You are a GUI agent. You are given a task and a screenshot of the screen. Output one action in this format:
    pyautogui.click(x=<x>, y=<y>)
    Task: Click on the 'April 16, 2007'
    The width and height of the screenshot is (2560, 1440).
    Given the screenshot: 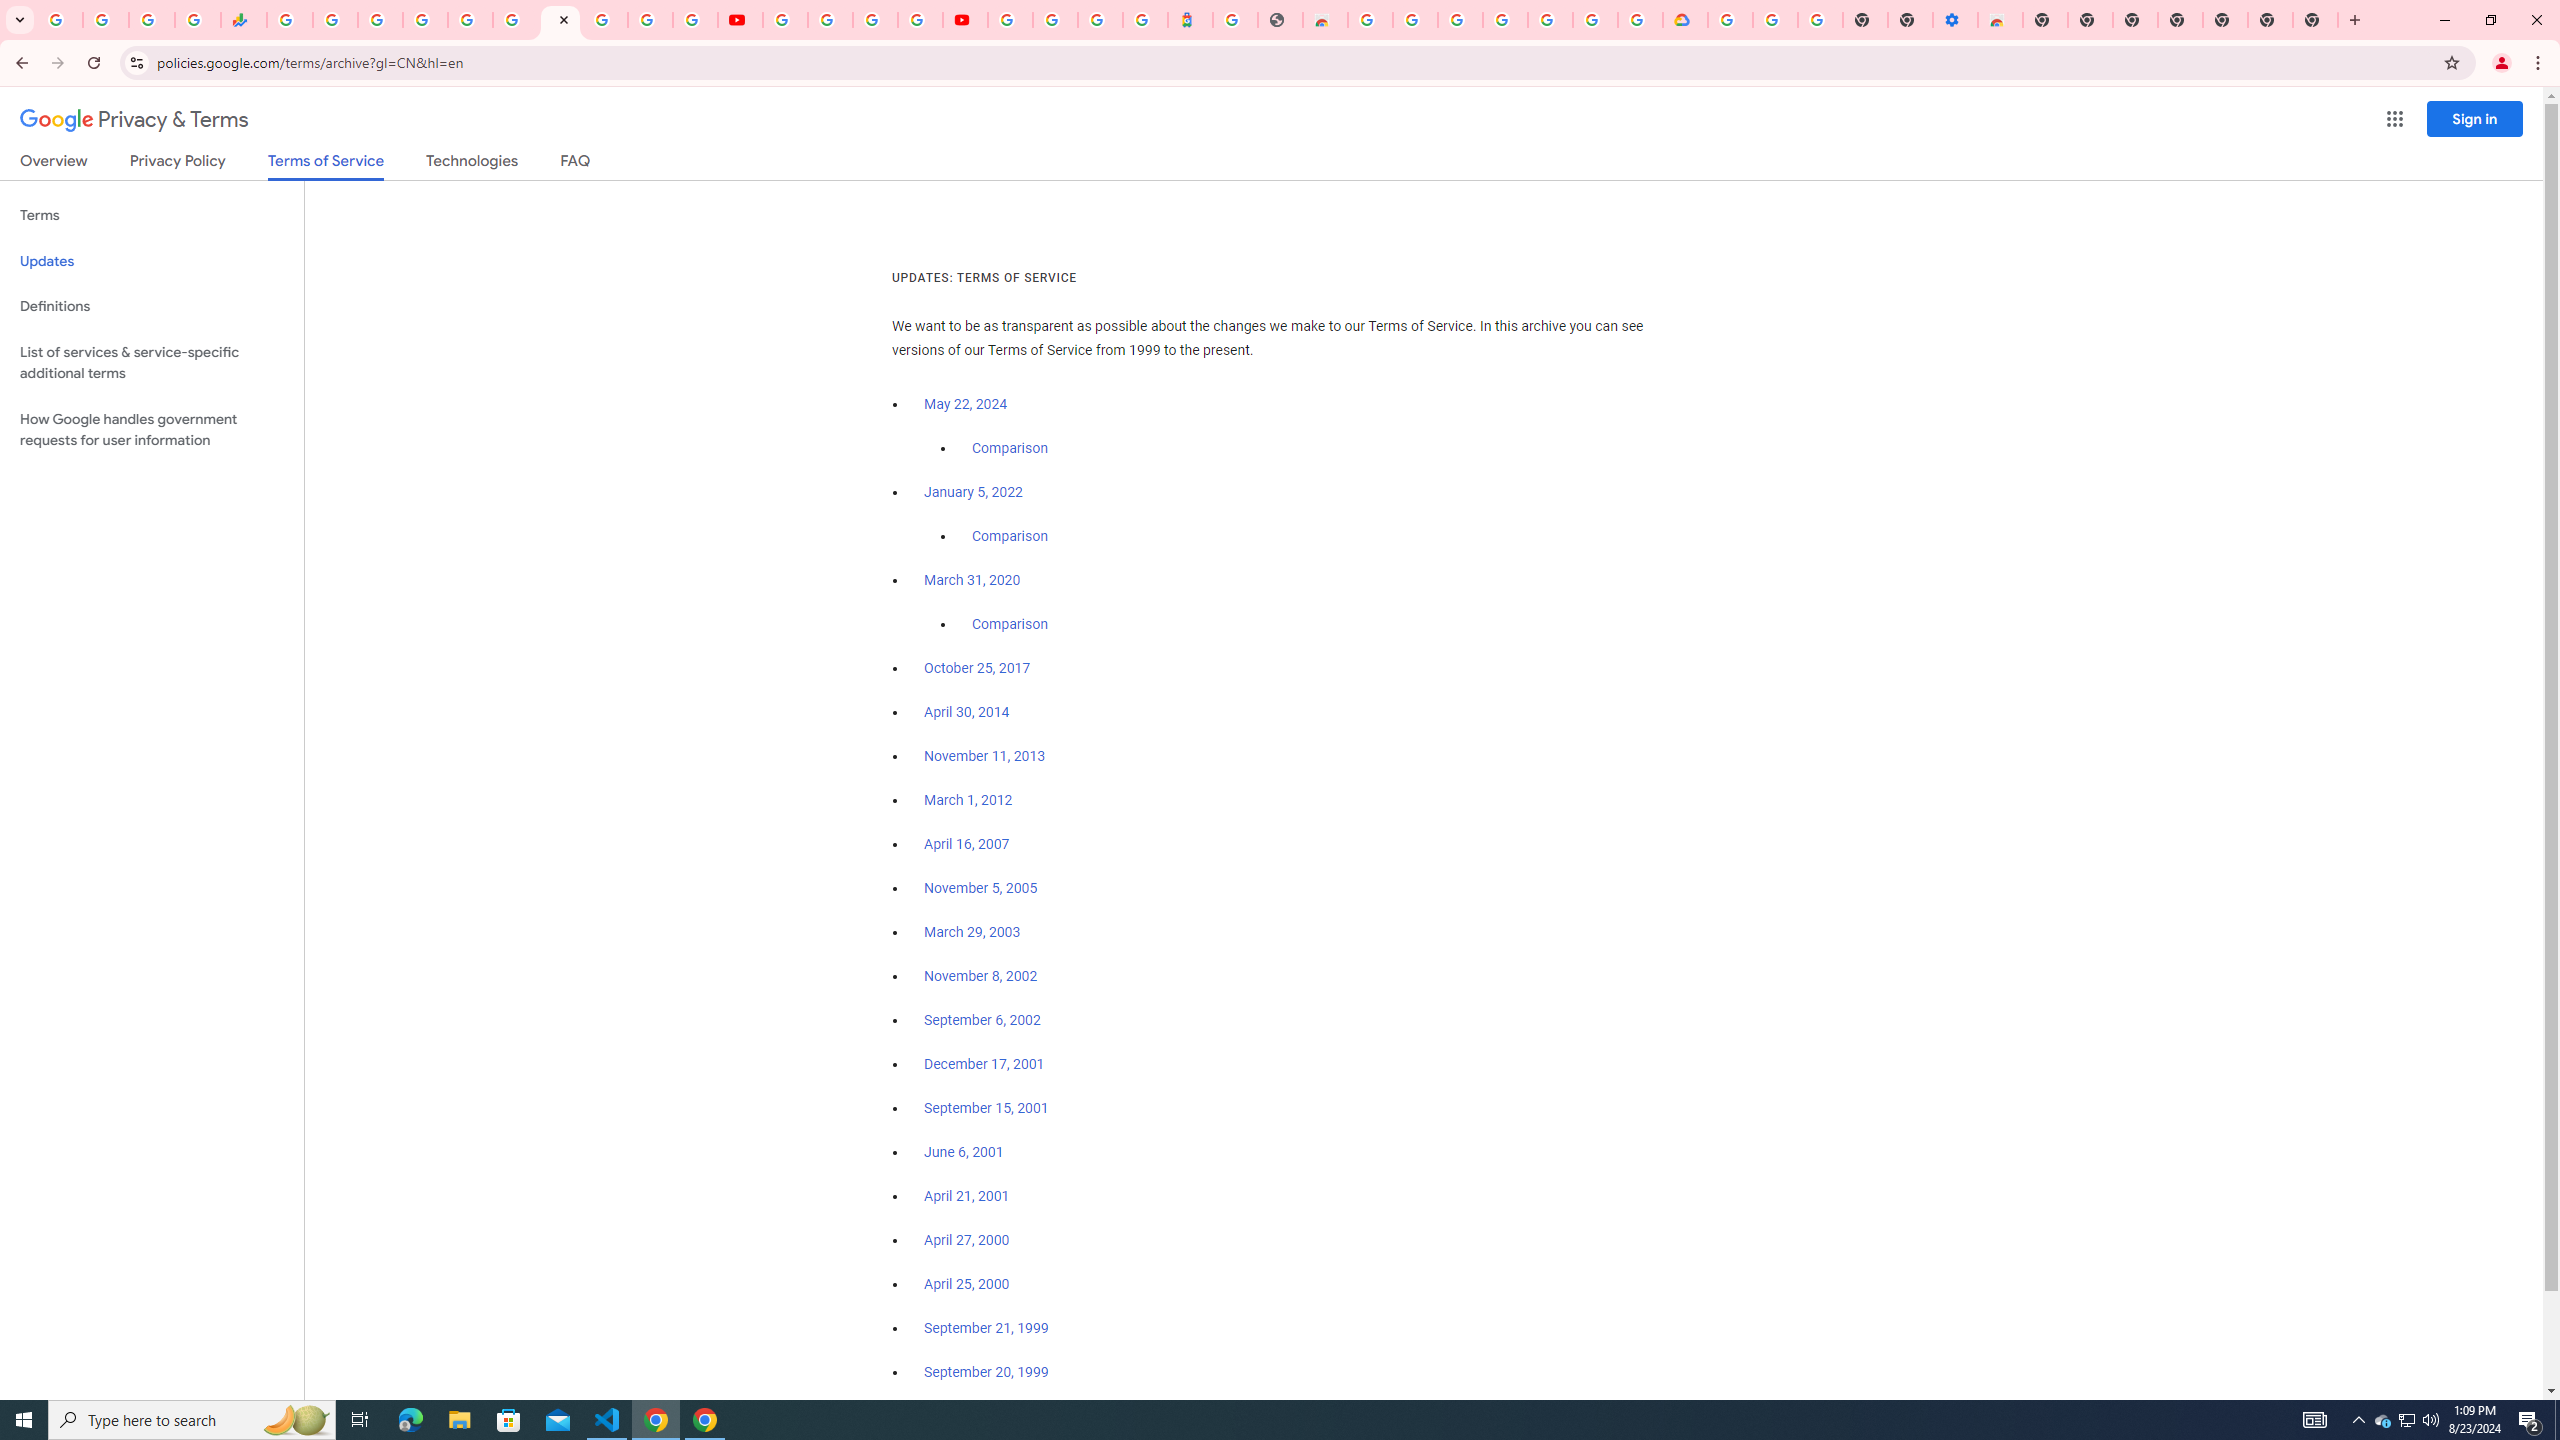 What is the action you would take?
    pyautogui.click(x=966, y=845)
    